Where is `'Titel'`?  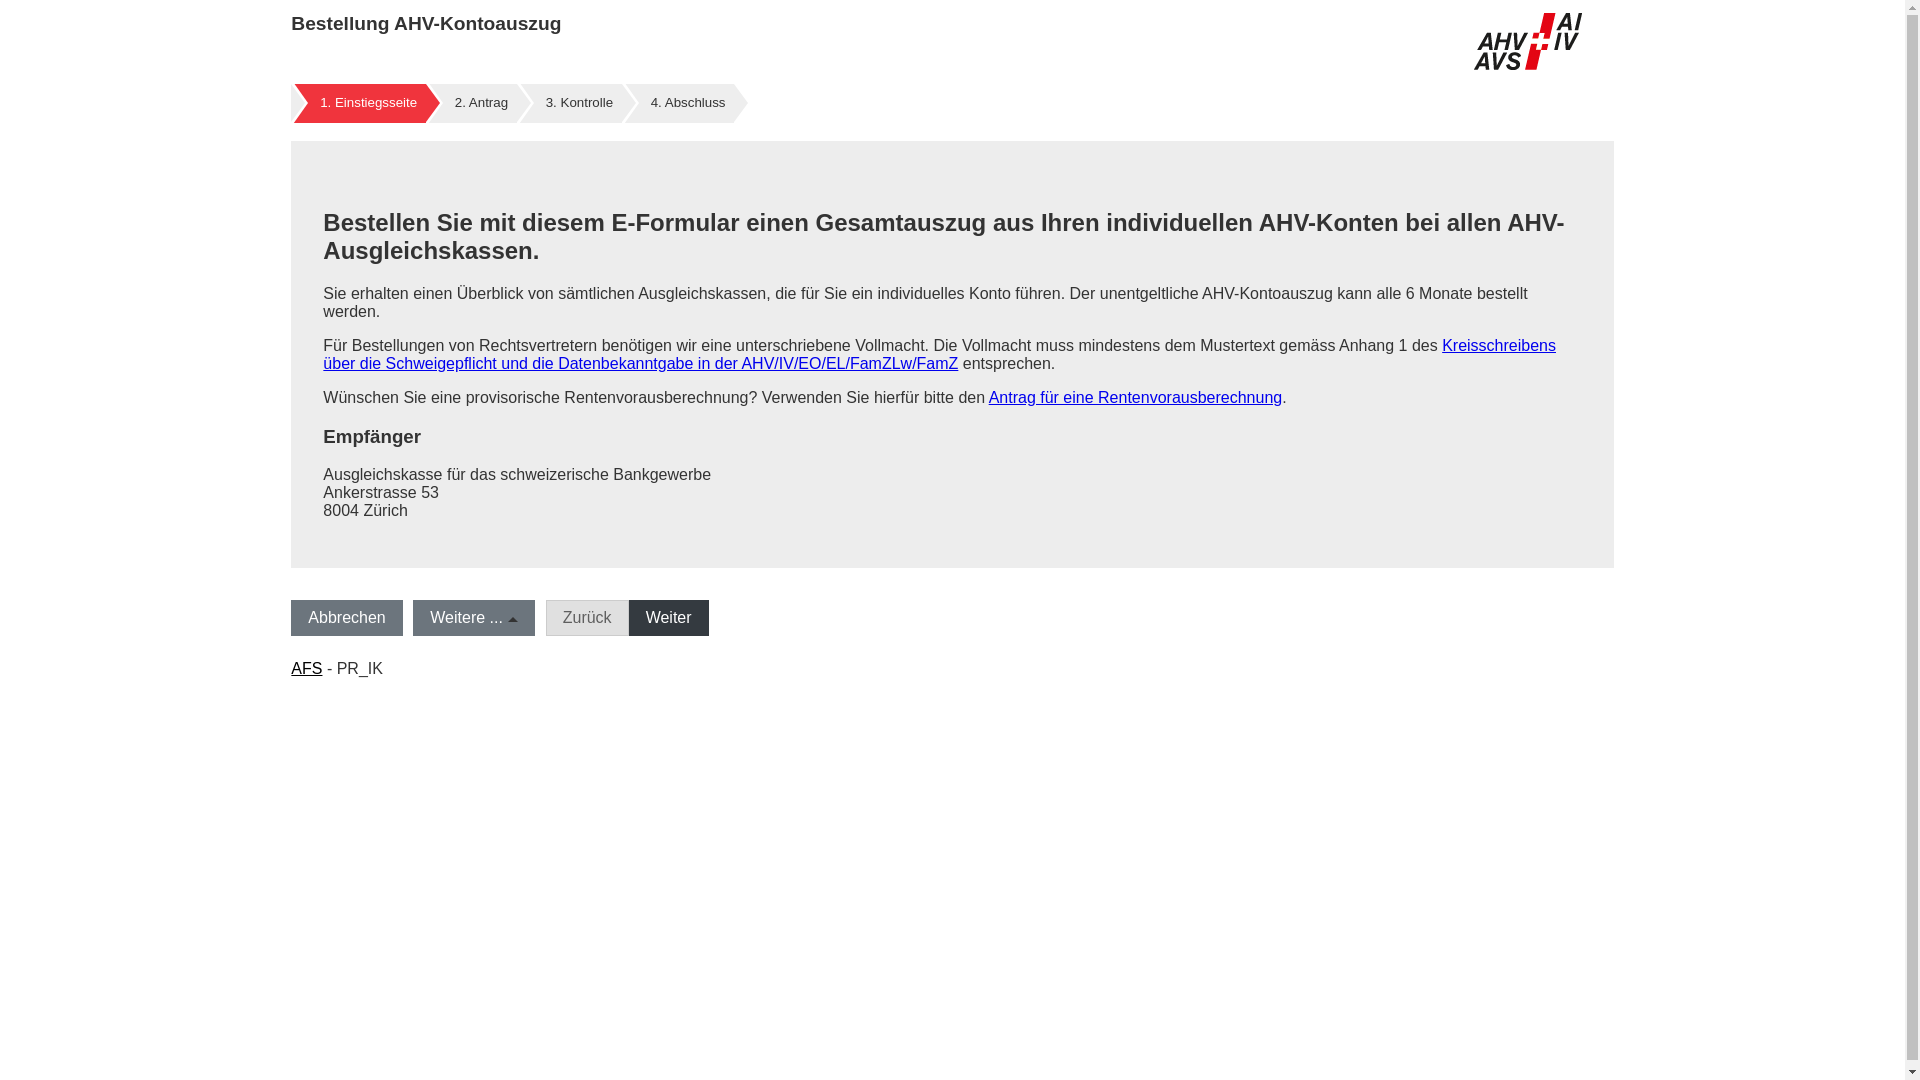
'Titel' is located at coordinates (1526, 41).